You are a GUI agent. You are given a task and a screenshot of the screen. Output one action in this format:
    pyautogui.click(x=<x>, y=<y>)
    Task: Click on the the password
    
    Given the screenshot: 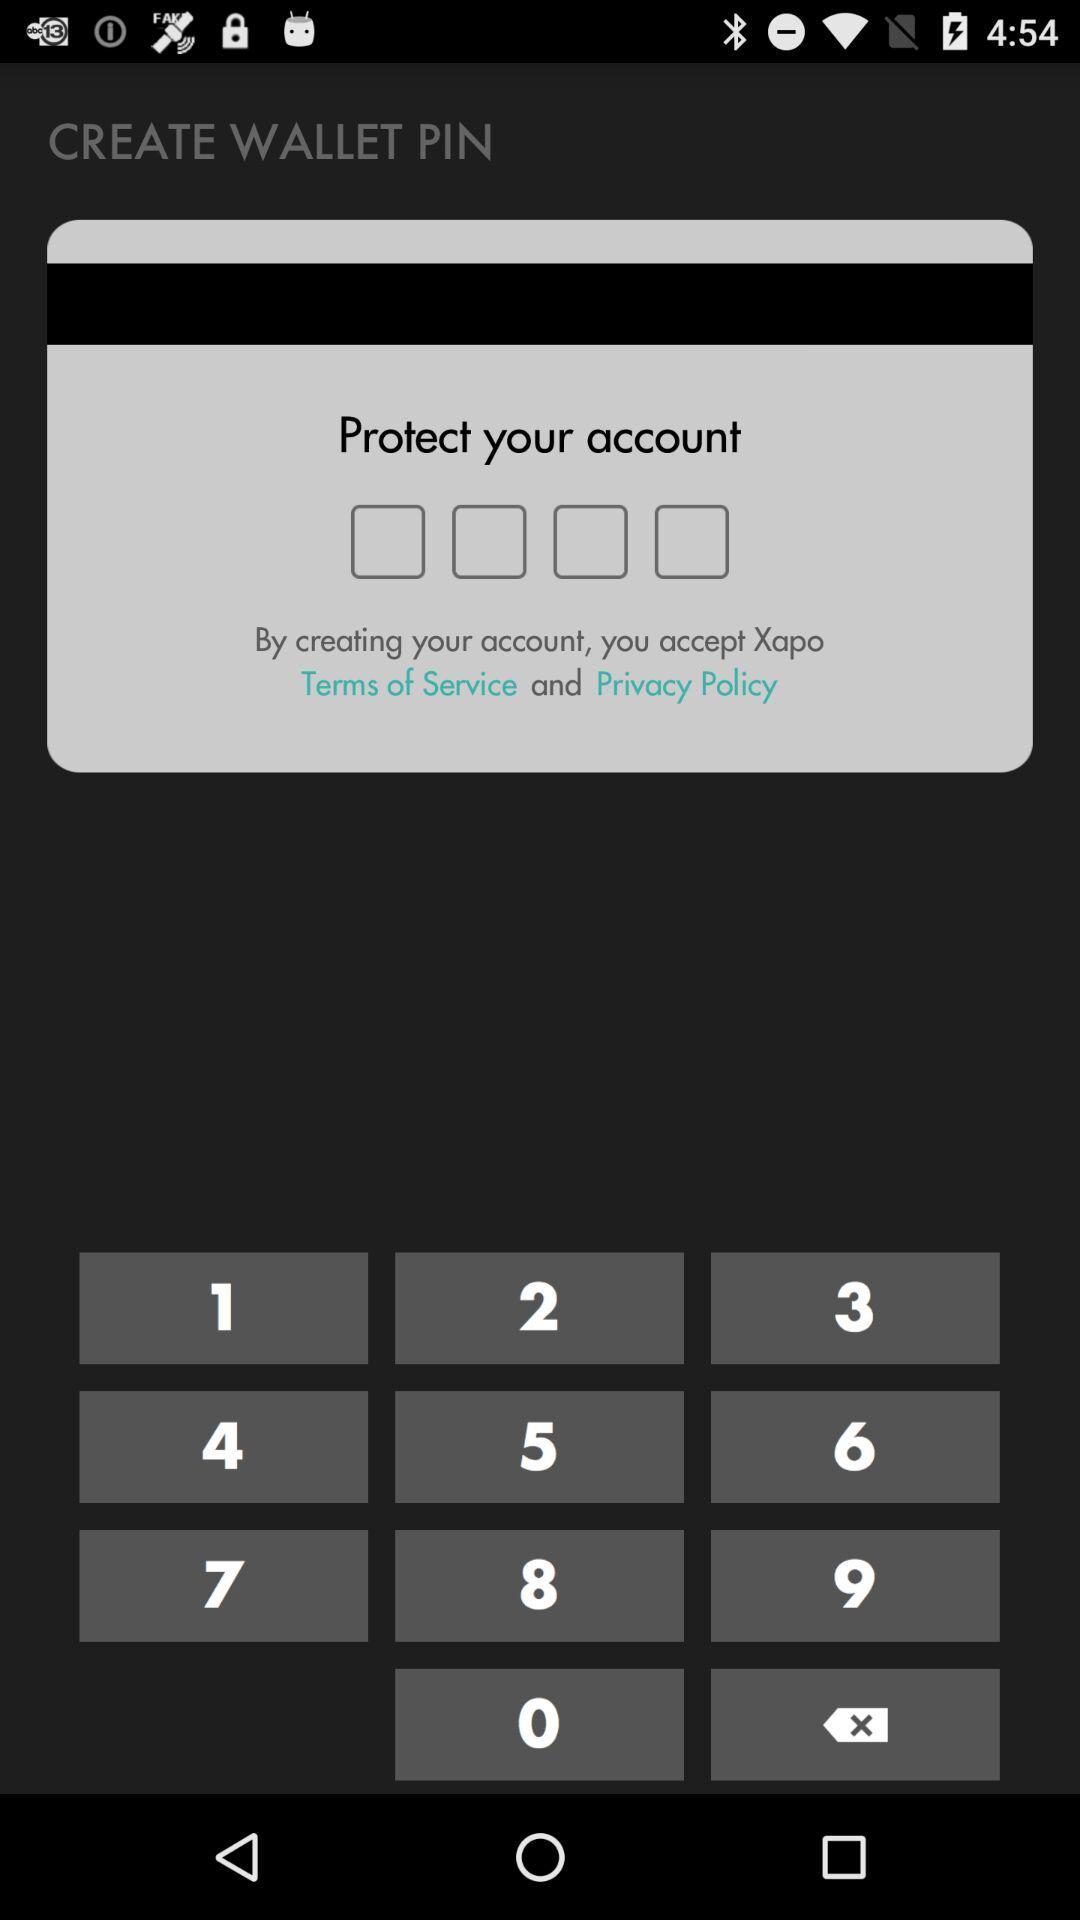 What is the action you would take?
    pyautogui.click(x=223, y=1447)
    